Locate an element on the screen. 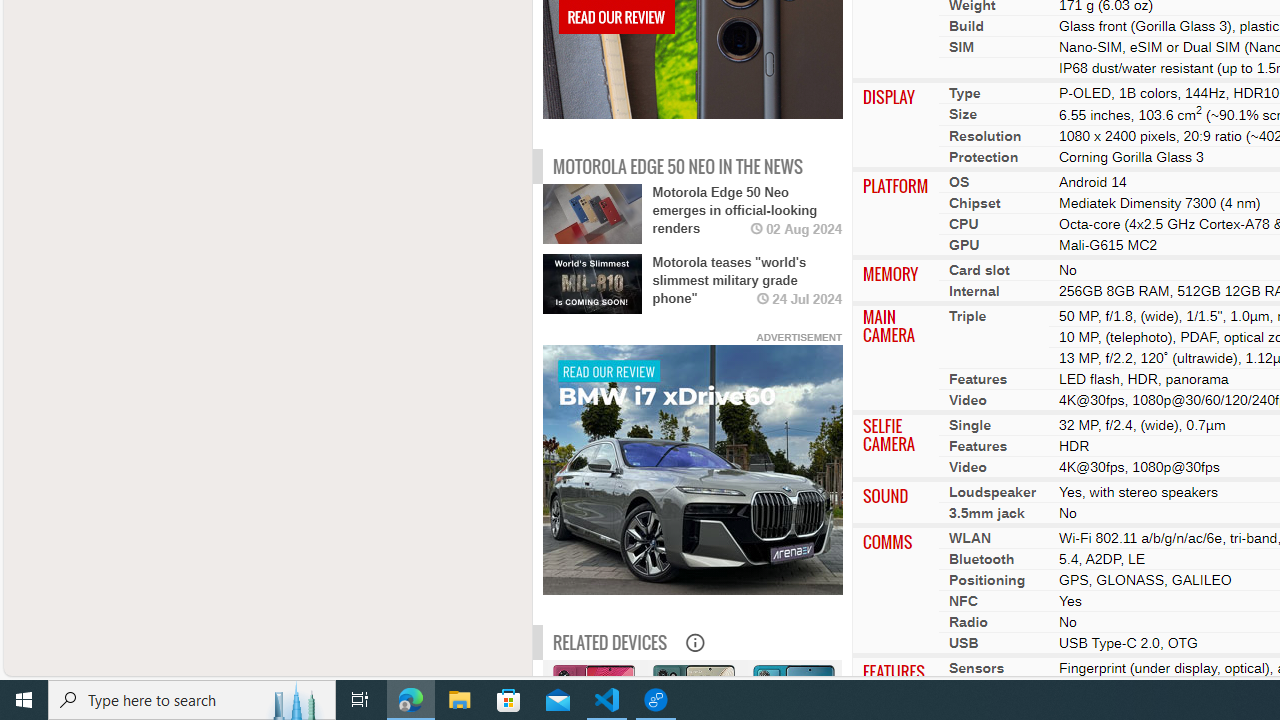 This screenshot has height=720, width=1280. 'Triple' is located at coordinates (967, 315).